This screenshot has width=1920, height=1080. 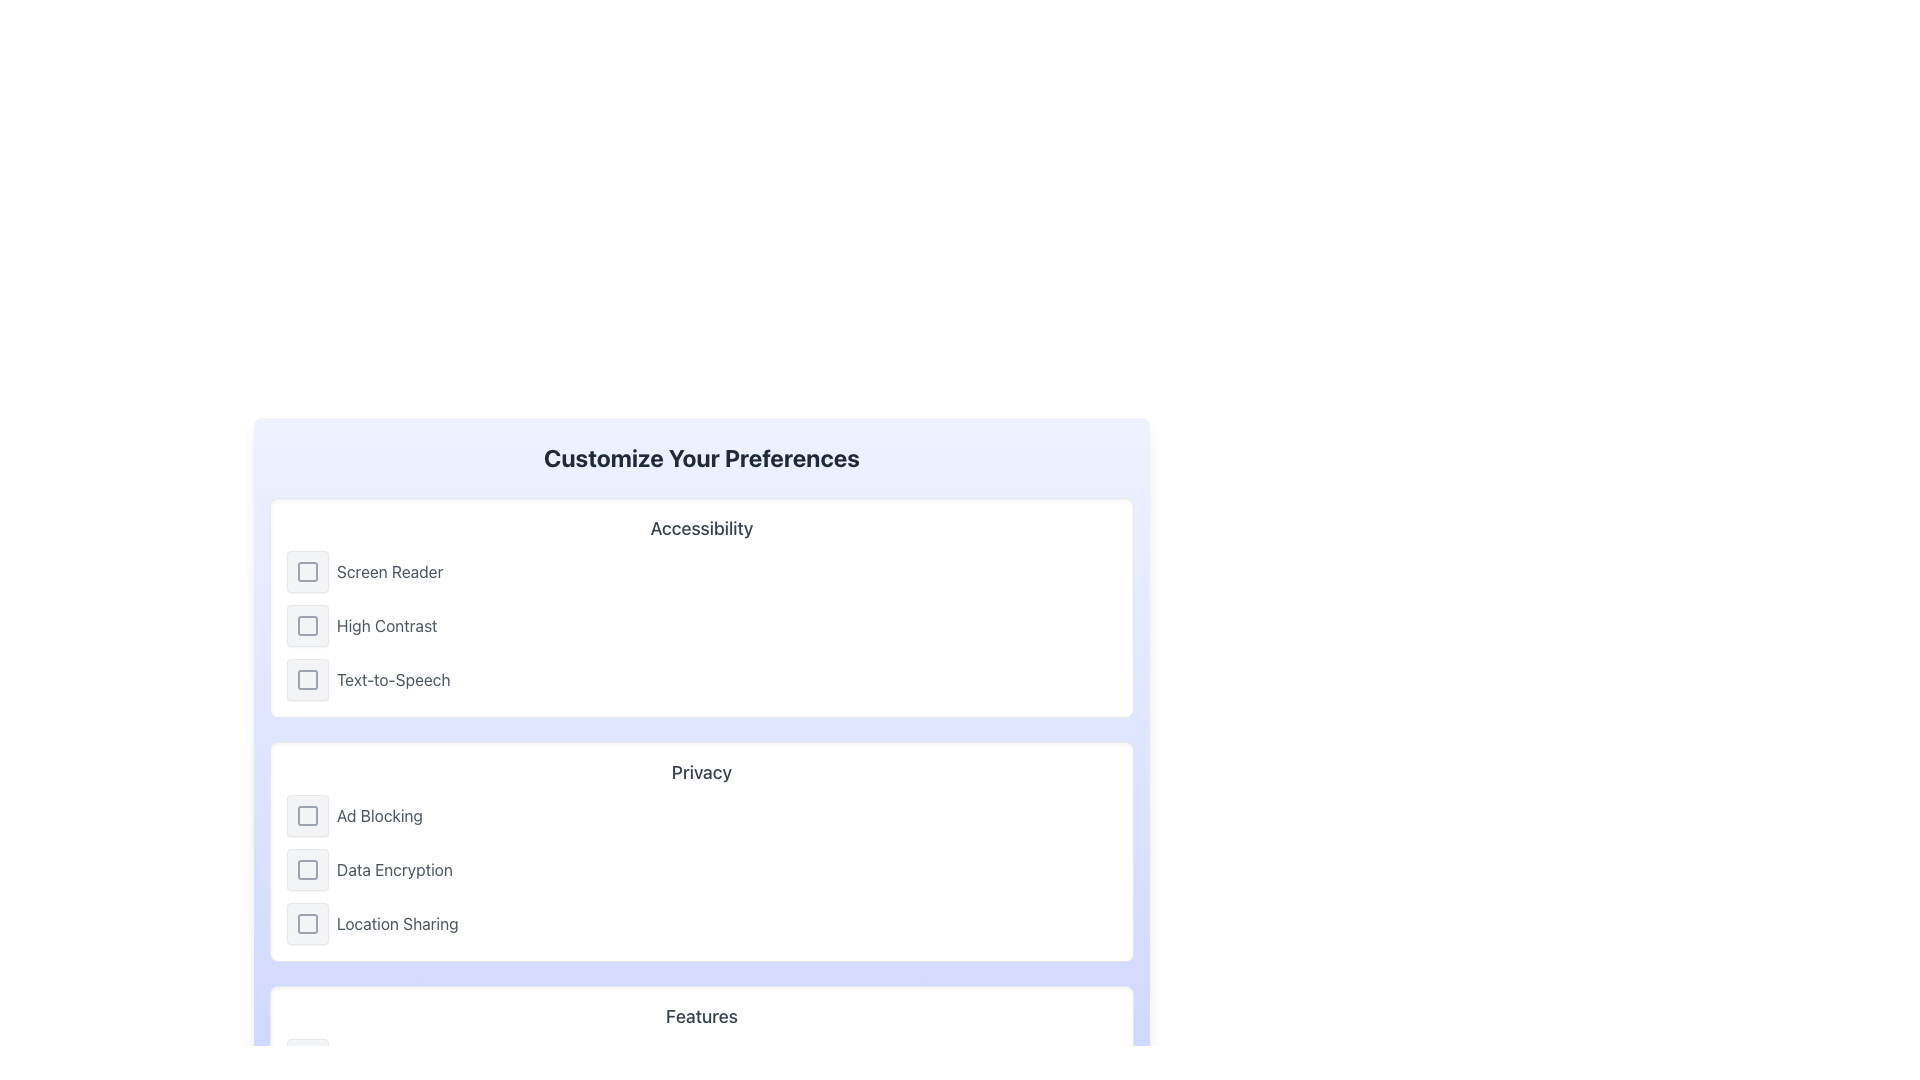 What do you see at coordinates (306, 624) in the screenshot?
I see `the checkbox for 'High Contrast' located in the Accessibility preferences section` at bounding box center [306, 624].